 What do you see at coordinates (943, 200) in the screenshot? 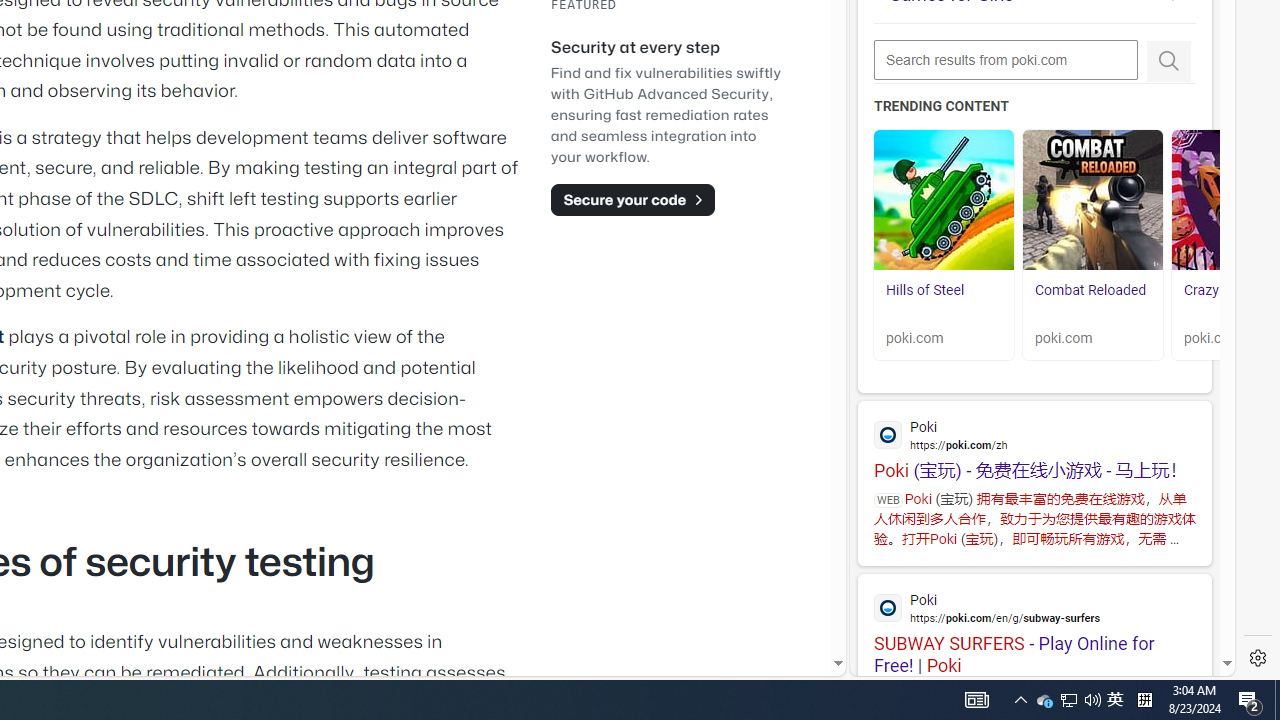
I see `'Hills of Steel'` at bounding box center [943, 200].